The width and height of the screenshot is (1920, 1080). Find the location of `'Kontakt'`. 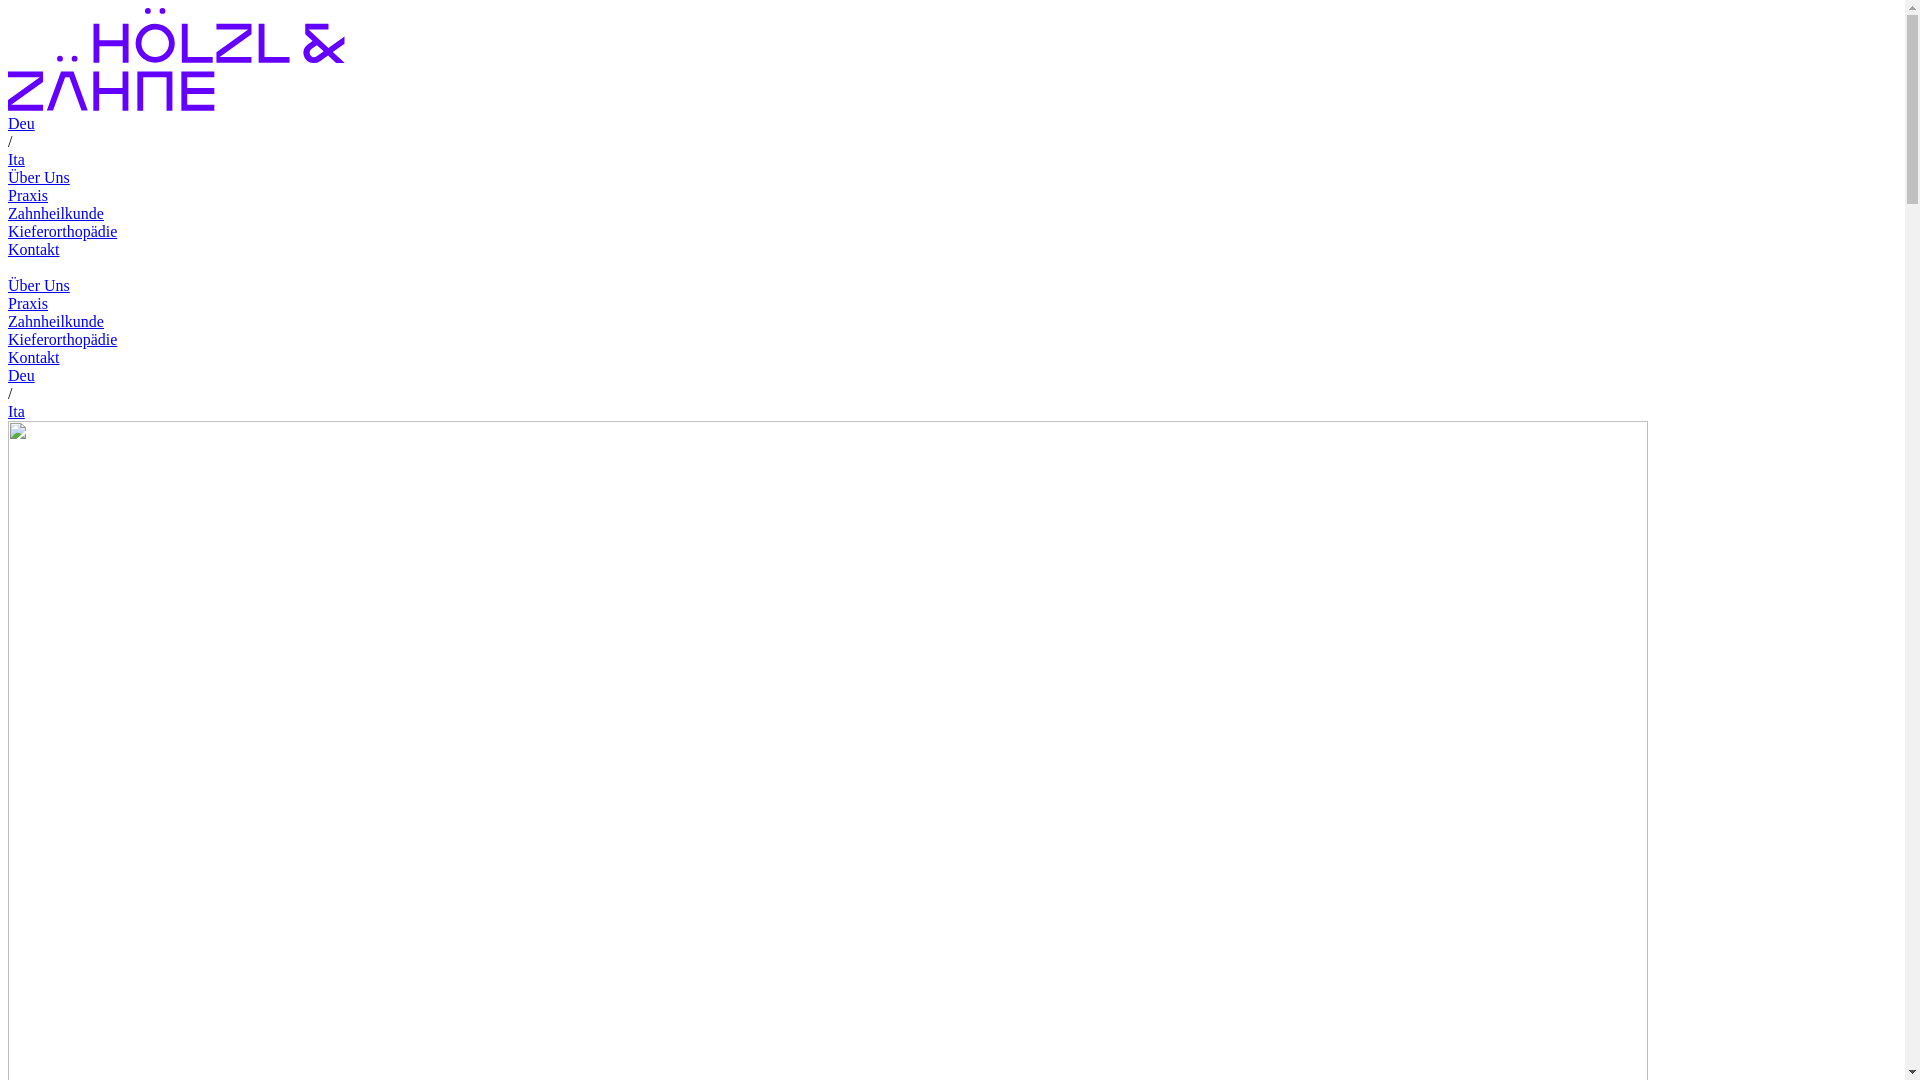

'Kontakt' is located at coordinates (33, 248).